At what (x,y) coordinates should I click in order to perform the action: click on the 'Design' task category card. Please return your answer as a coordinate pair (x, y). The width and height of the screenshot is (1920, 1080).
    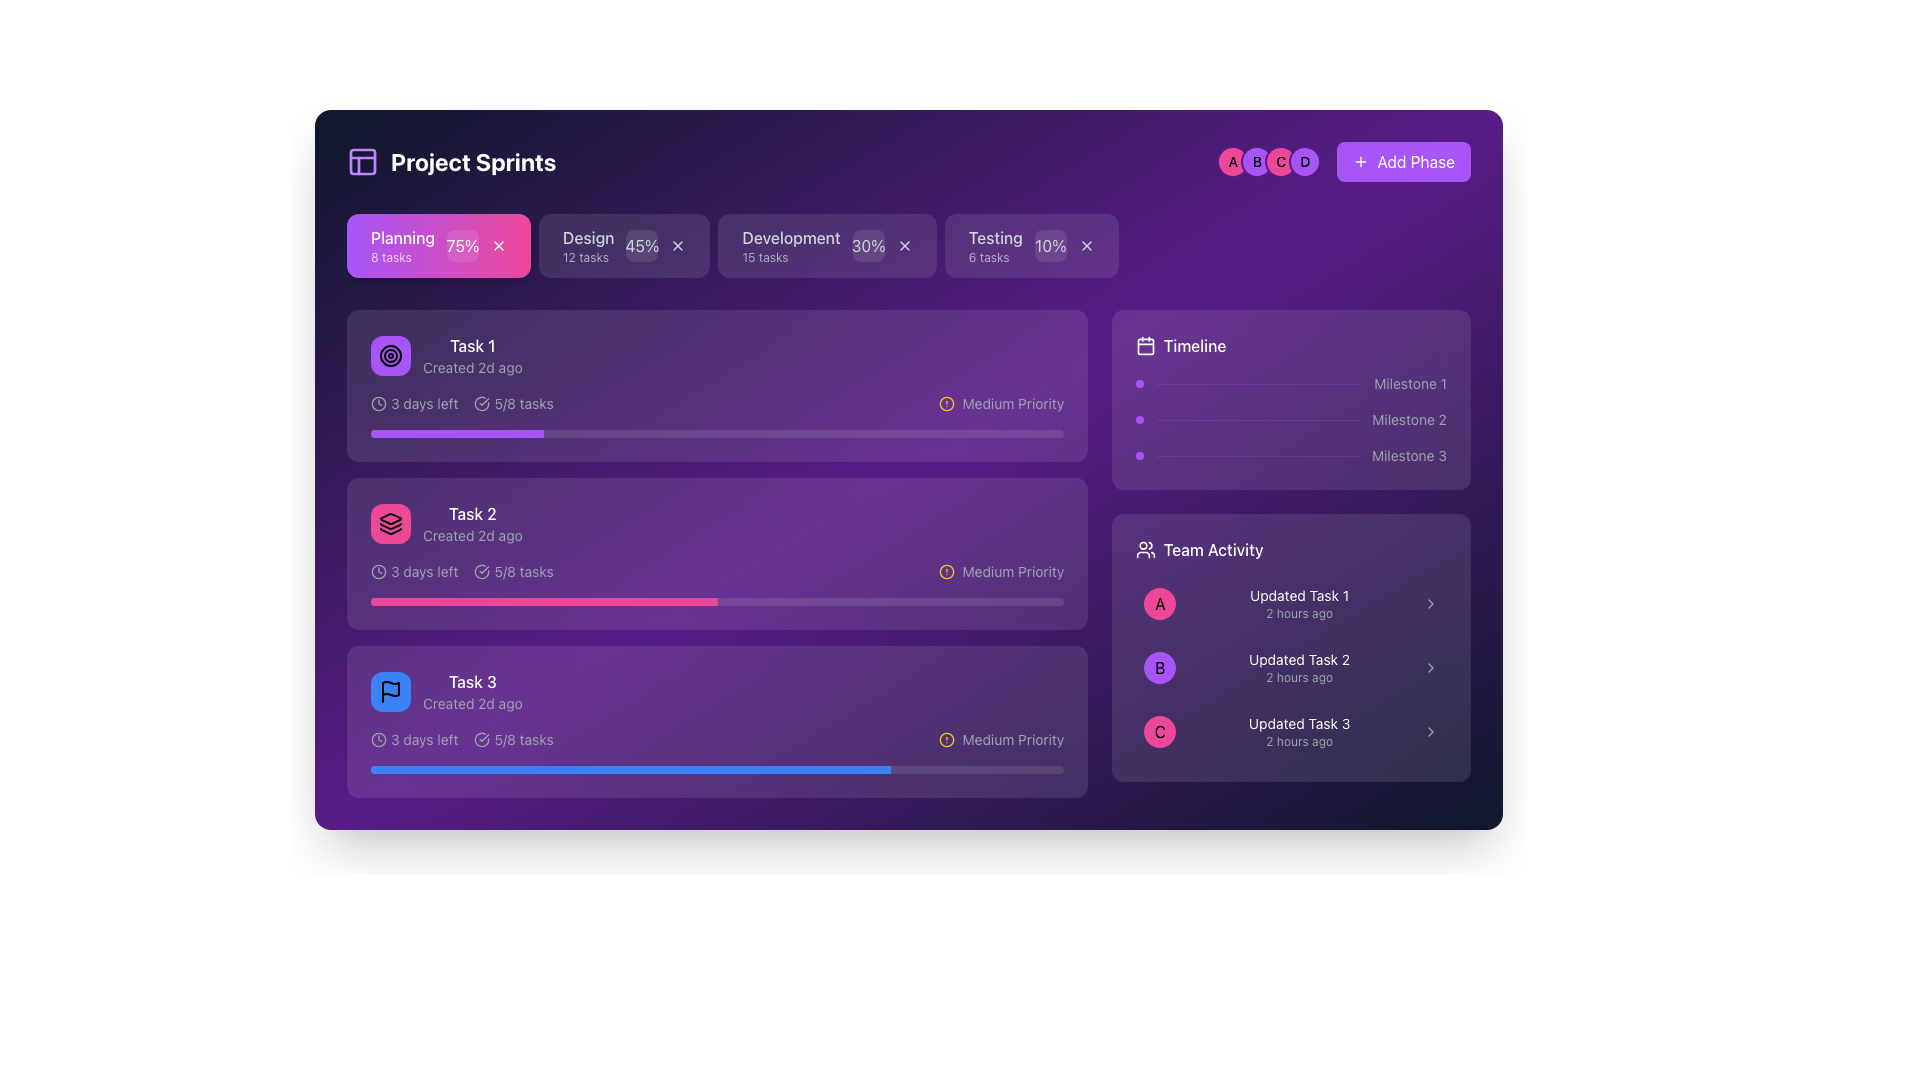
    Looking at the image, I should click on (623, 245).